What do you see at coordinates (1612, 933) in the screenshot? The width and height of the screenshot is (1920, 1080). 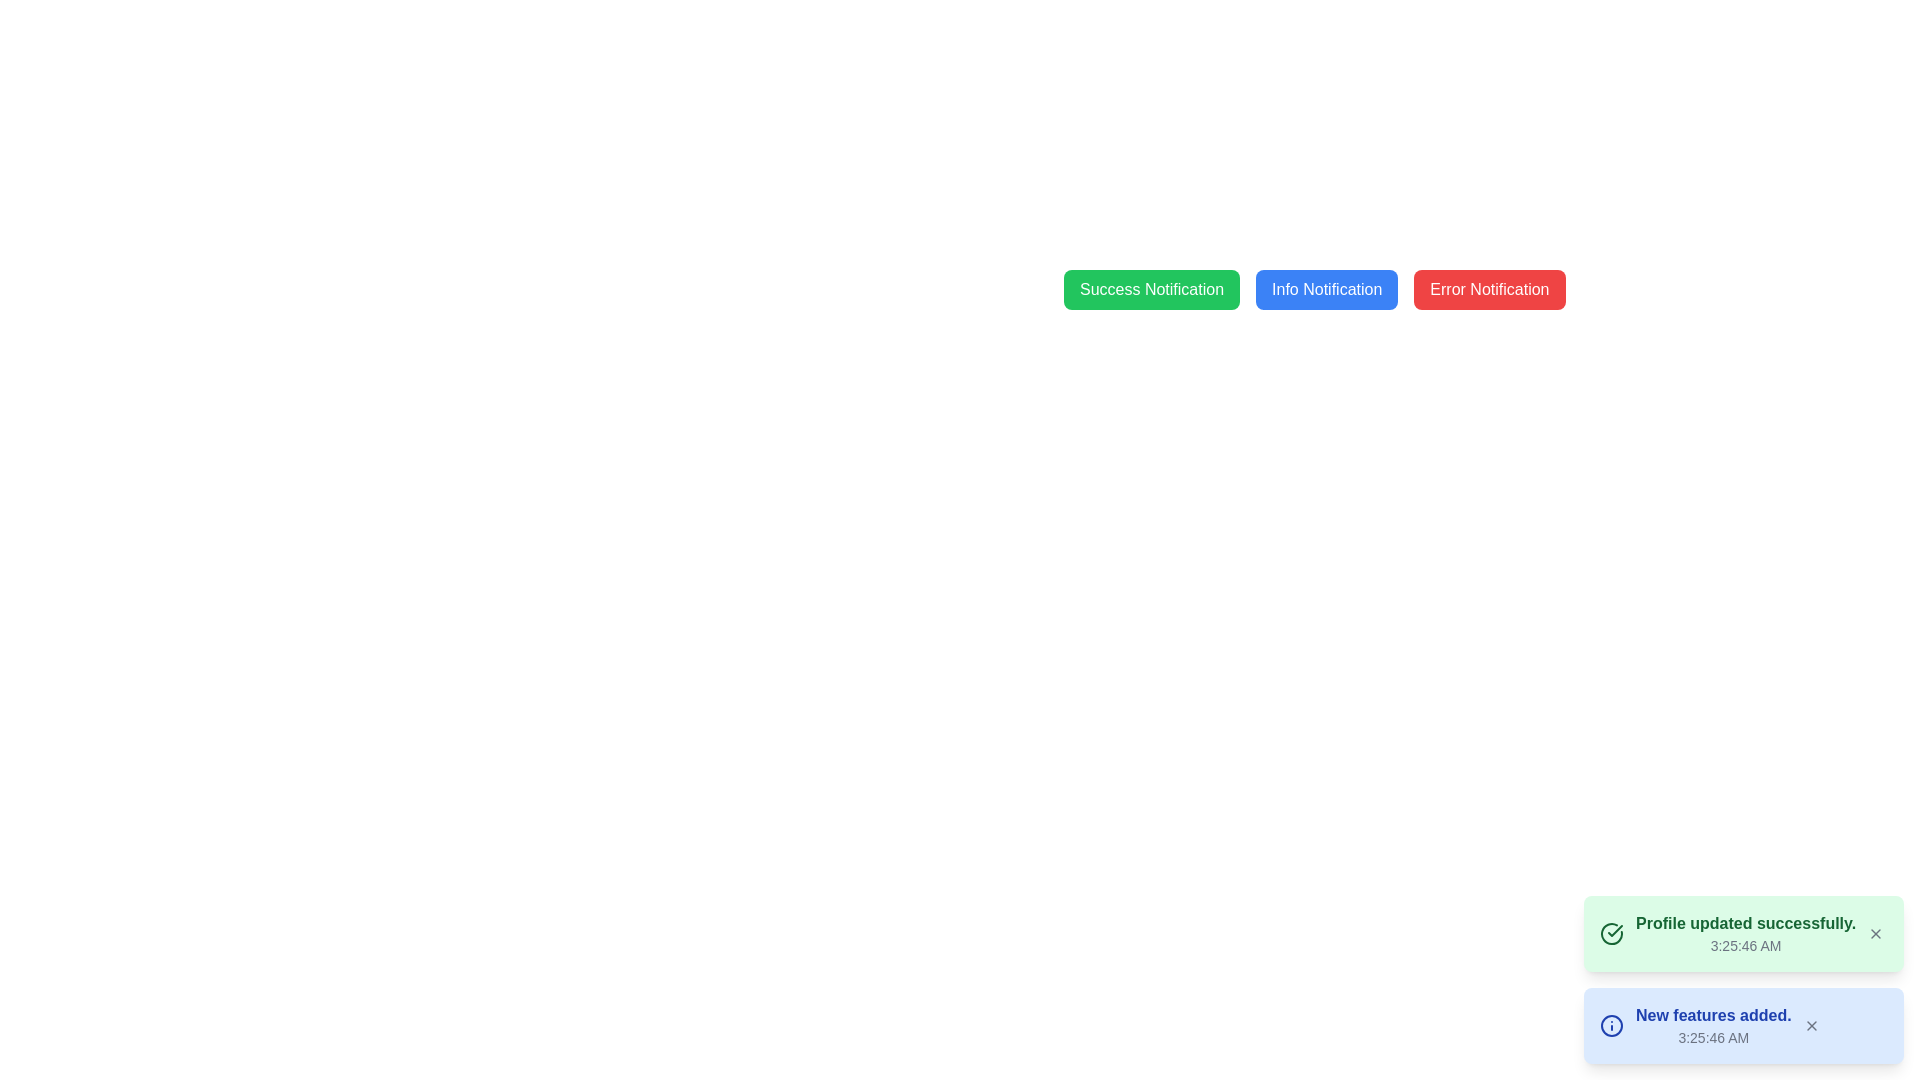 I see `the success indicator icon located in the green notification box that confirms 'Profile updated successfully'` at bounding box center [1612, 933].